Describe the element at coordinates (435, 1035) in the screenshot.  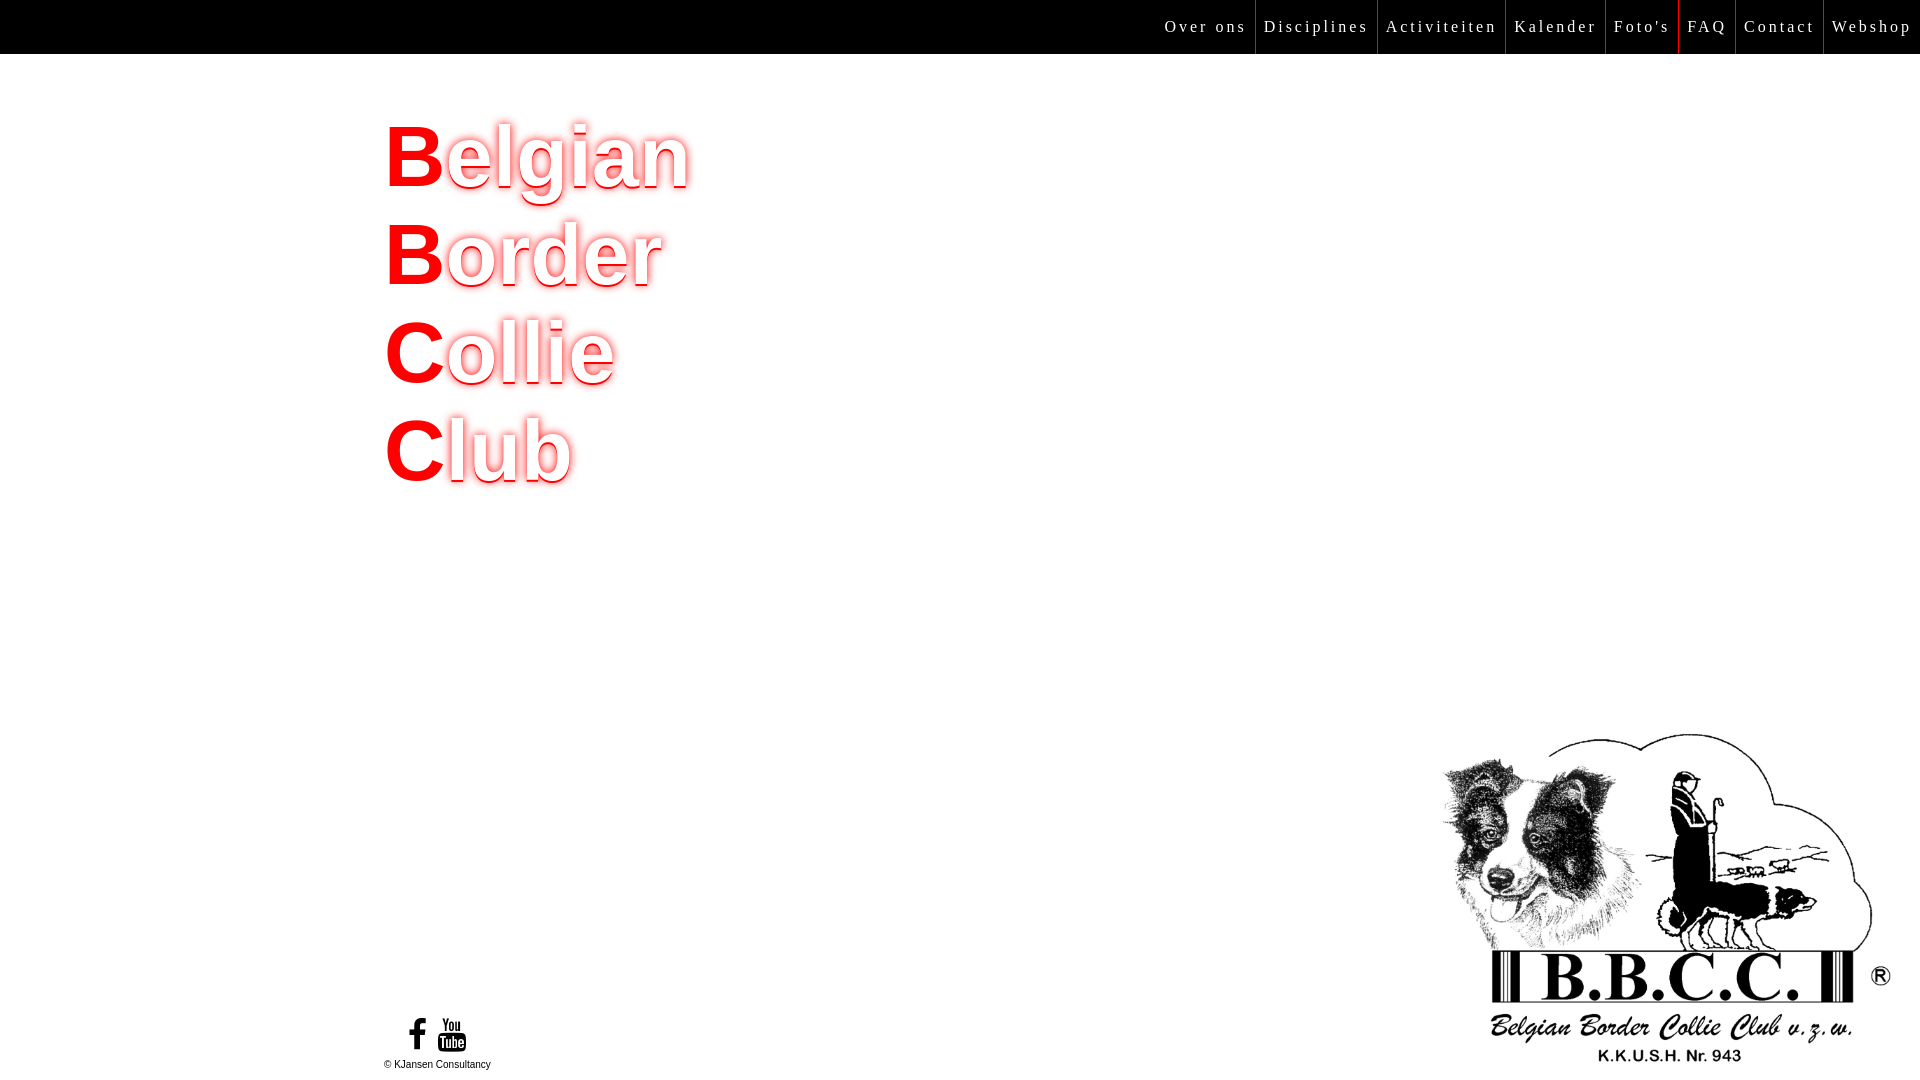
I see `'youtube'` at that location.